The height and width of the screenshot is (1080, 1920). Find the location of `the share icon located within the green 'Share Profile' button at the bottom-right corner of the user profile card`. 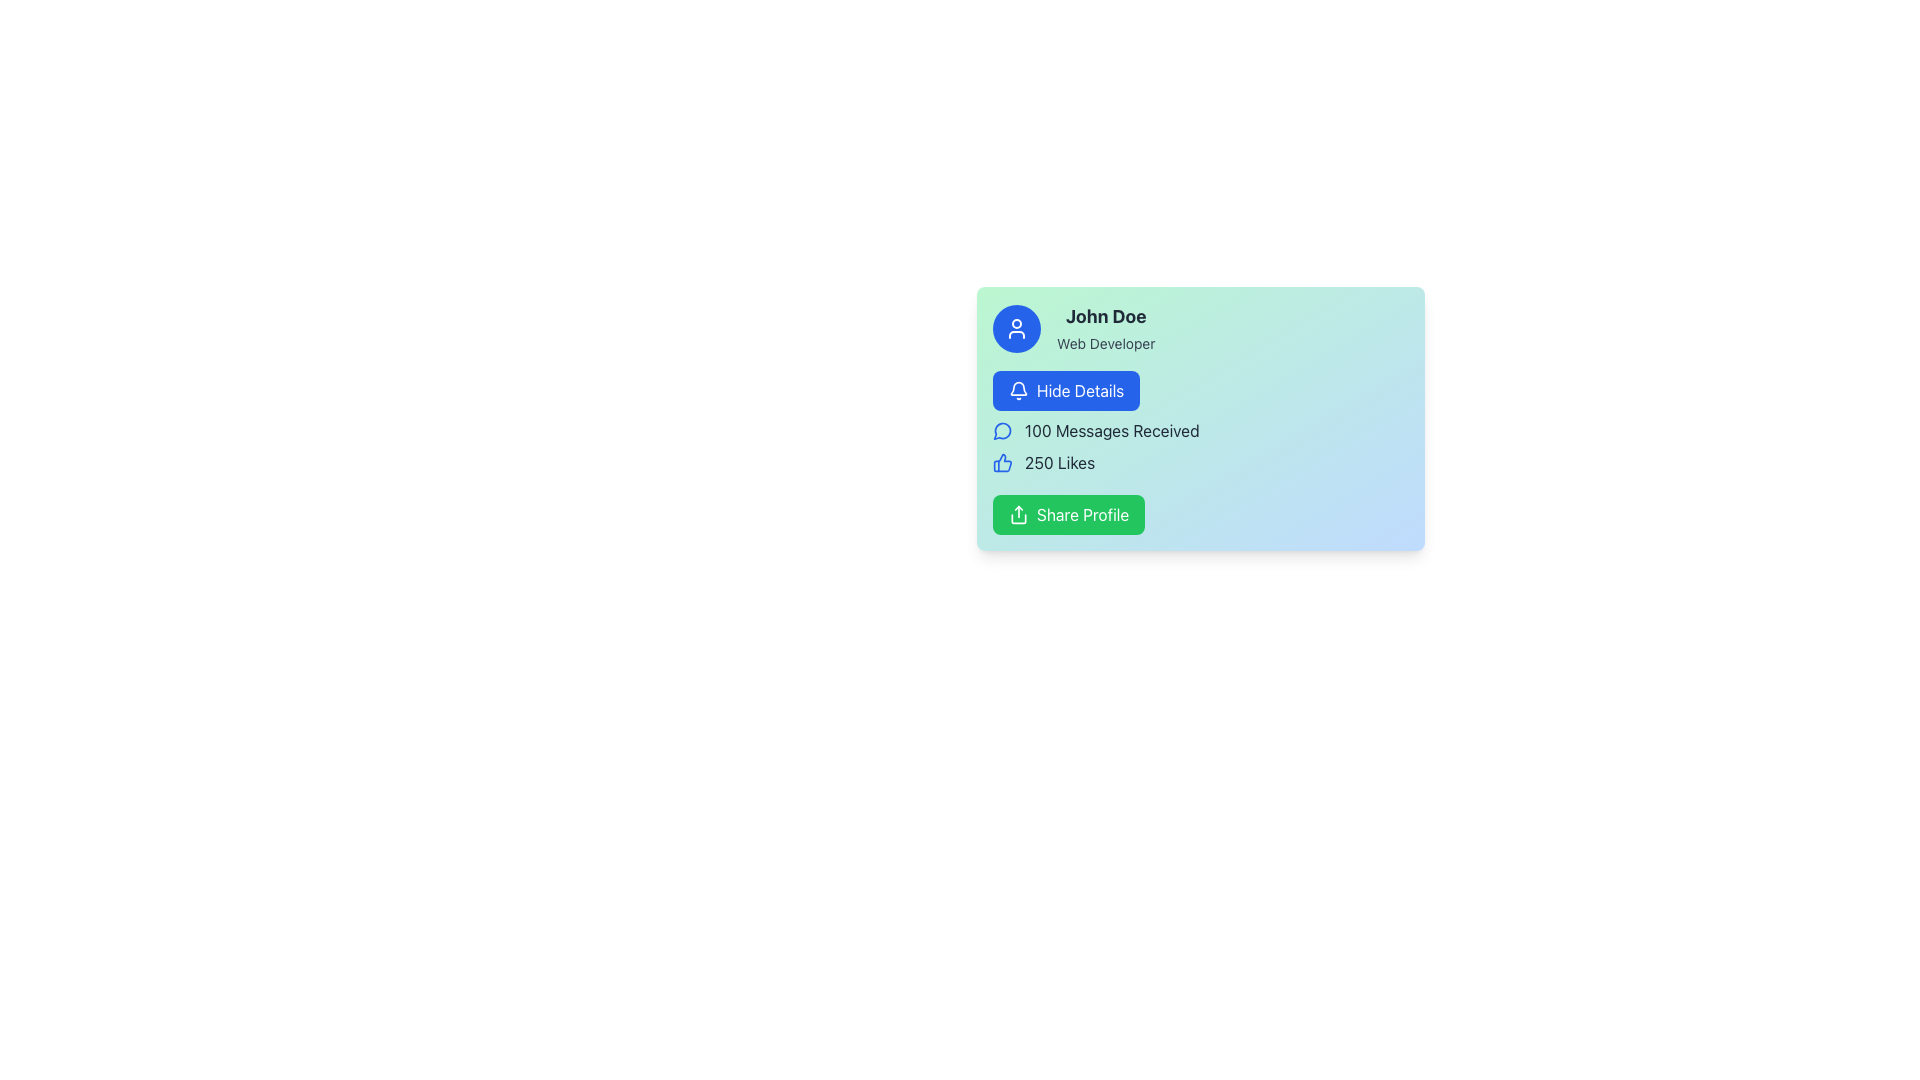

the share icon located within the green 'Share Profile' button at the bottom-right corner of the user profile card is located at coordinates (1018, 514).